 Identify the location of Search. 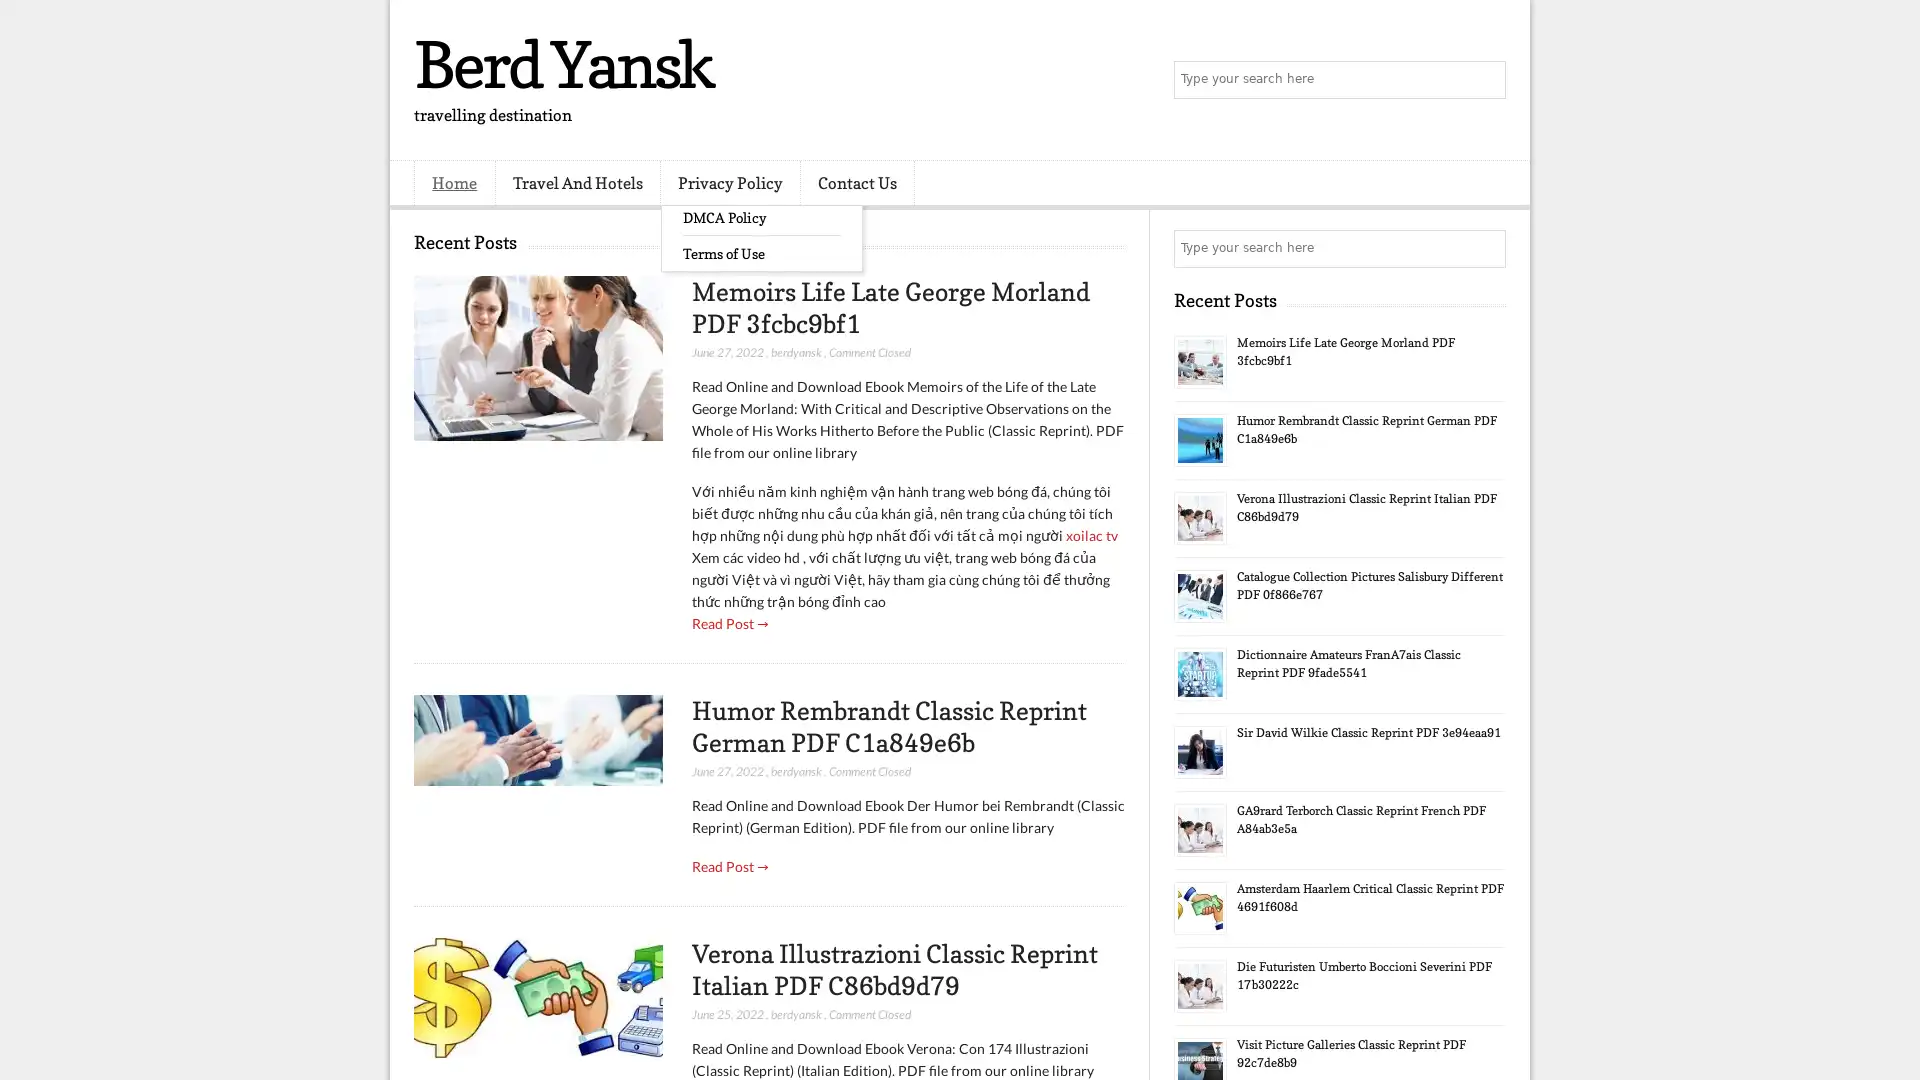
(1485, 248).